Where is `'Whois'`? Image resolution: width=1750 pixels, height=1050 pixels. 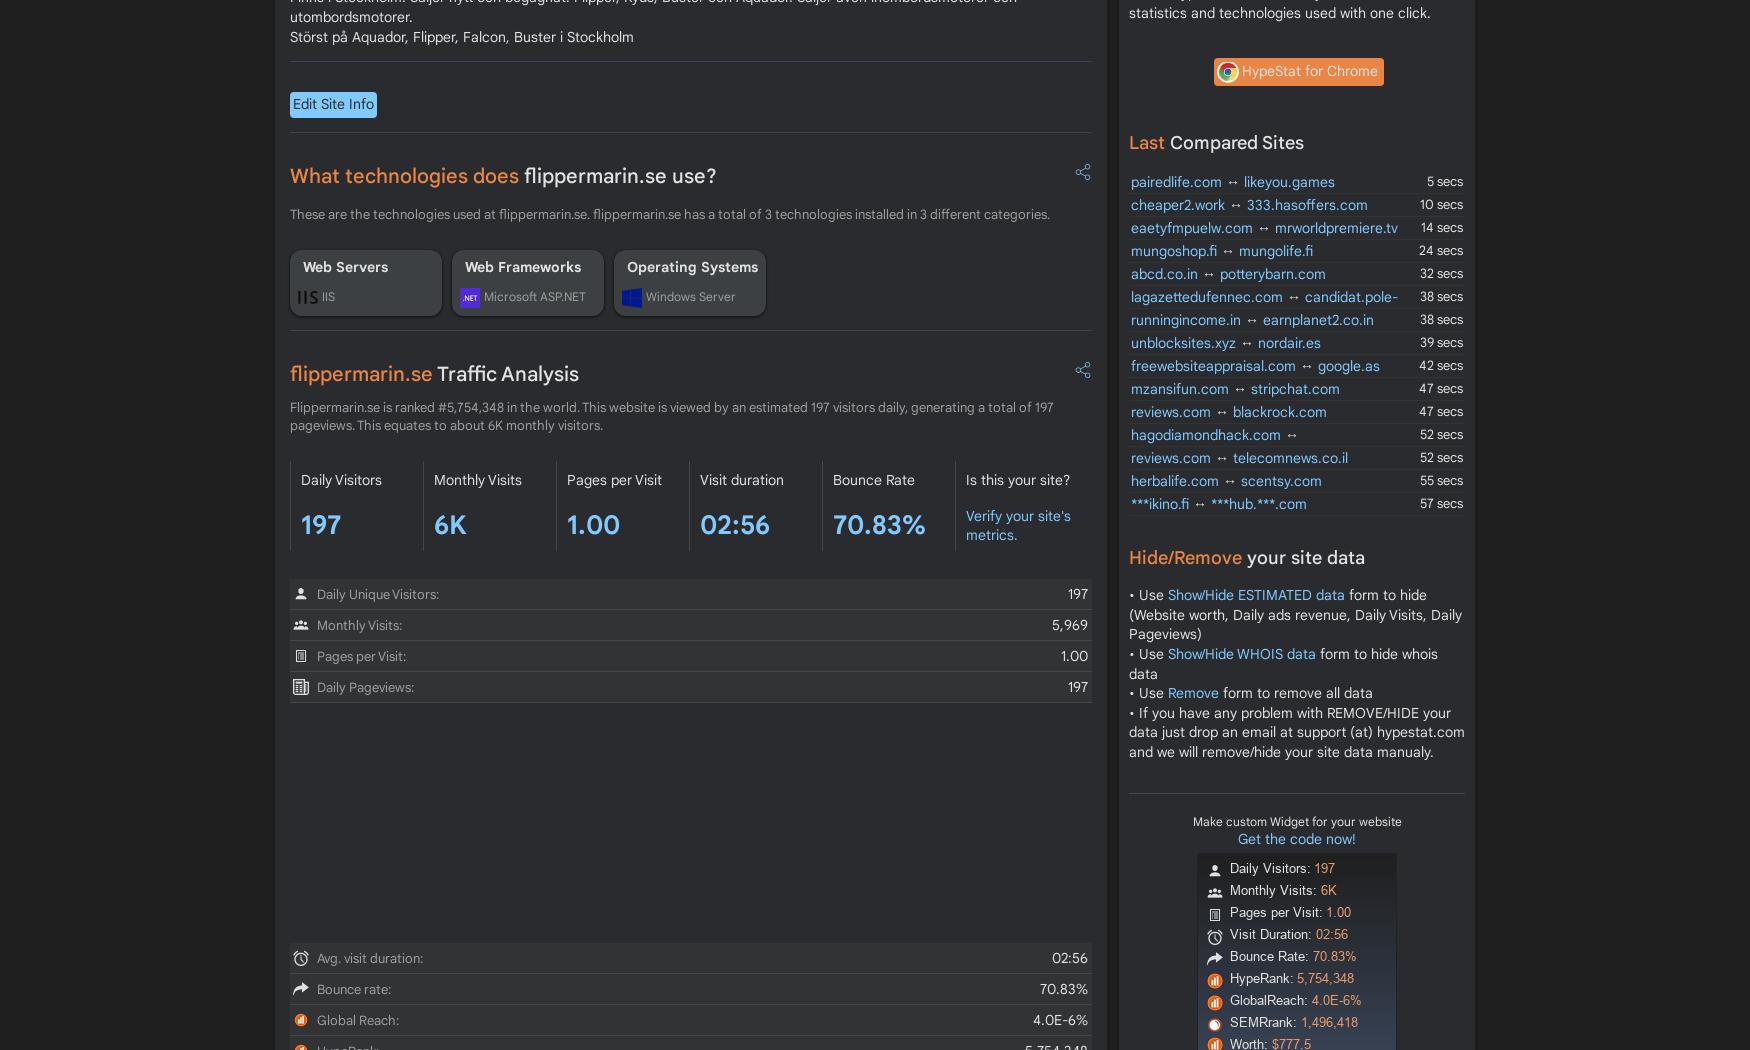
'Whois' is located at coordinates (321, 232).